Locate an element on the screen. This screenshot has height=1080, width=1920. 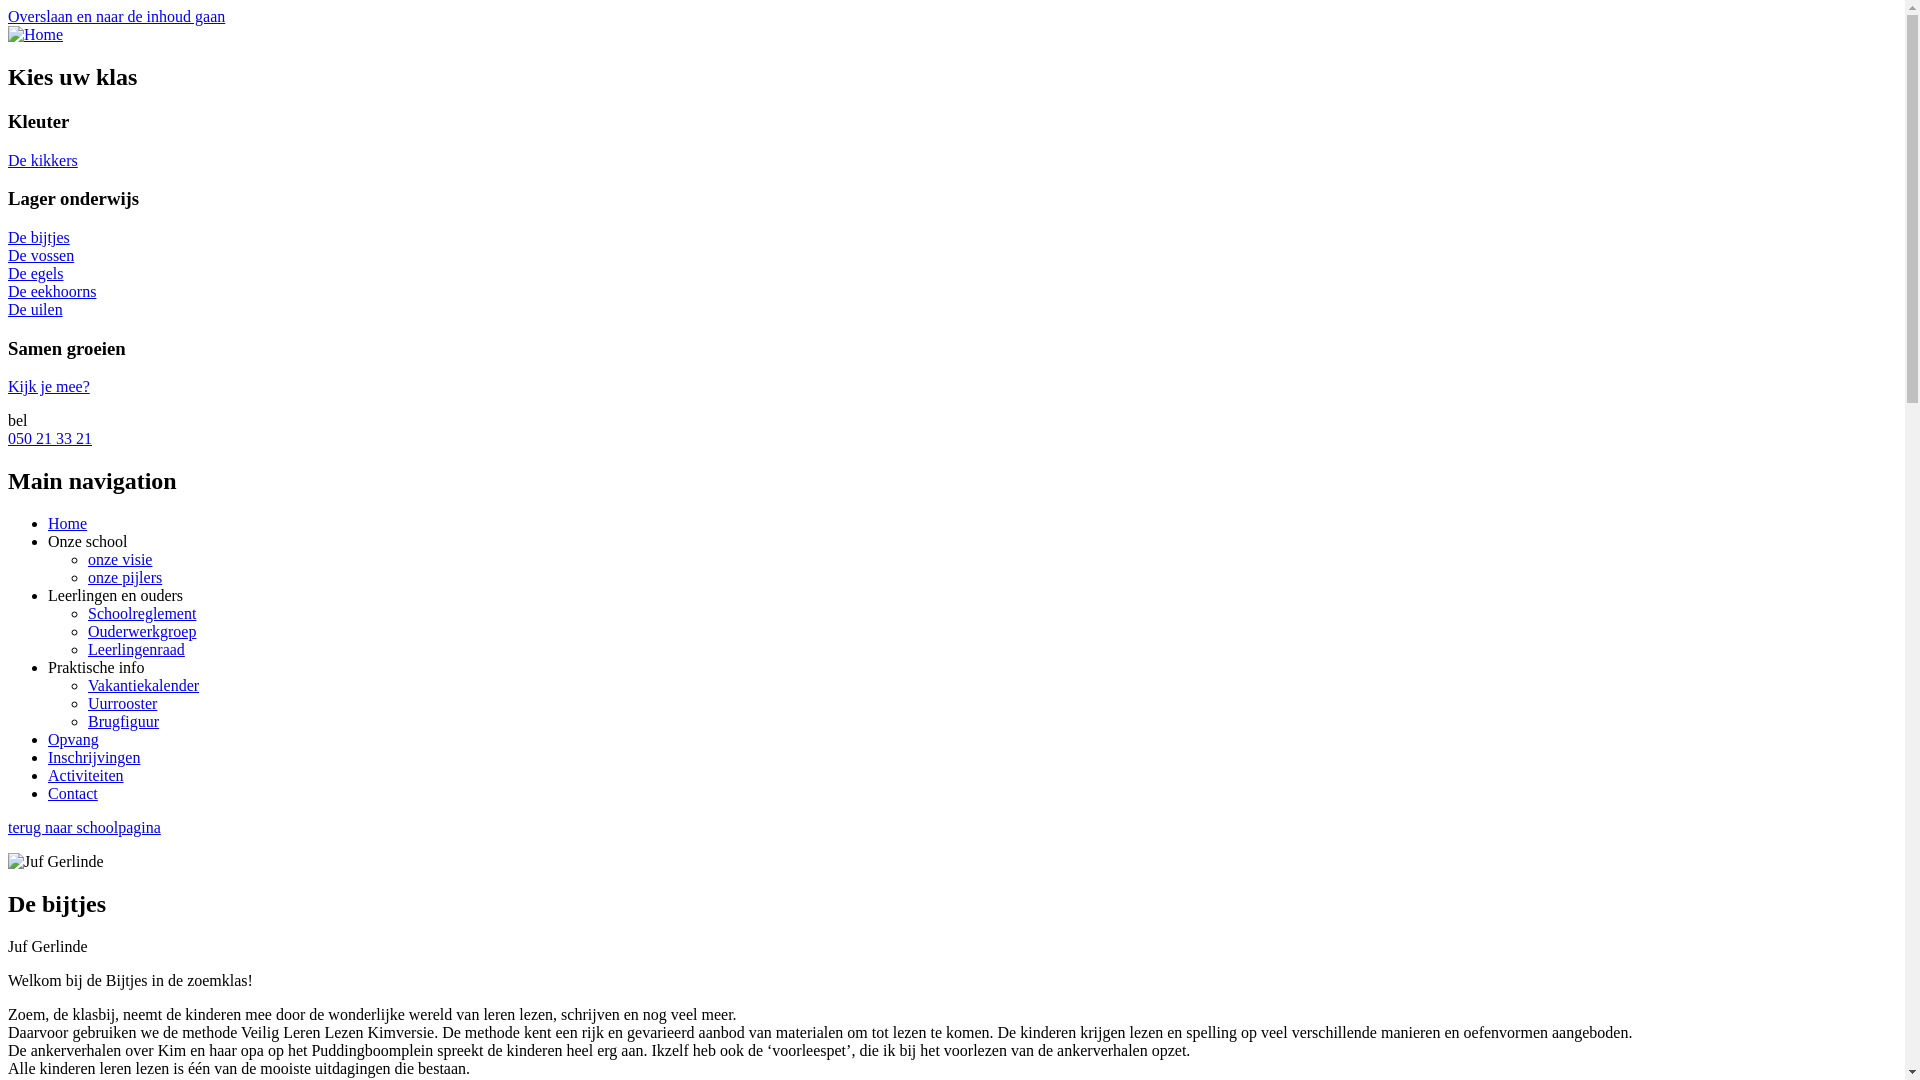
'Vakantiekalender' is located at coordinates (142, 684).